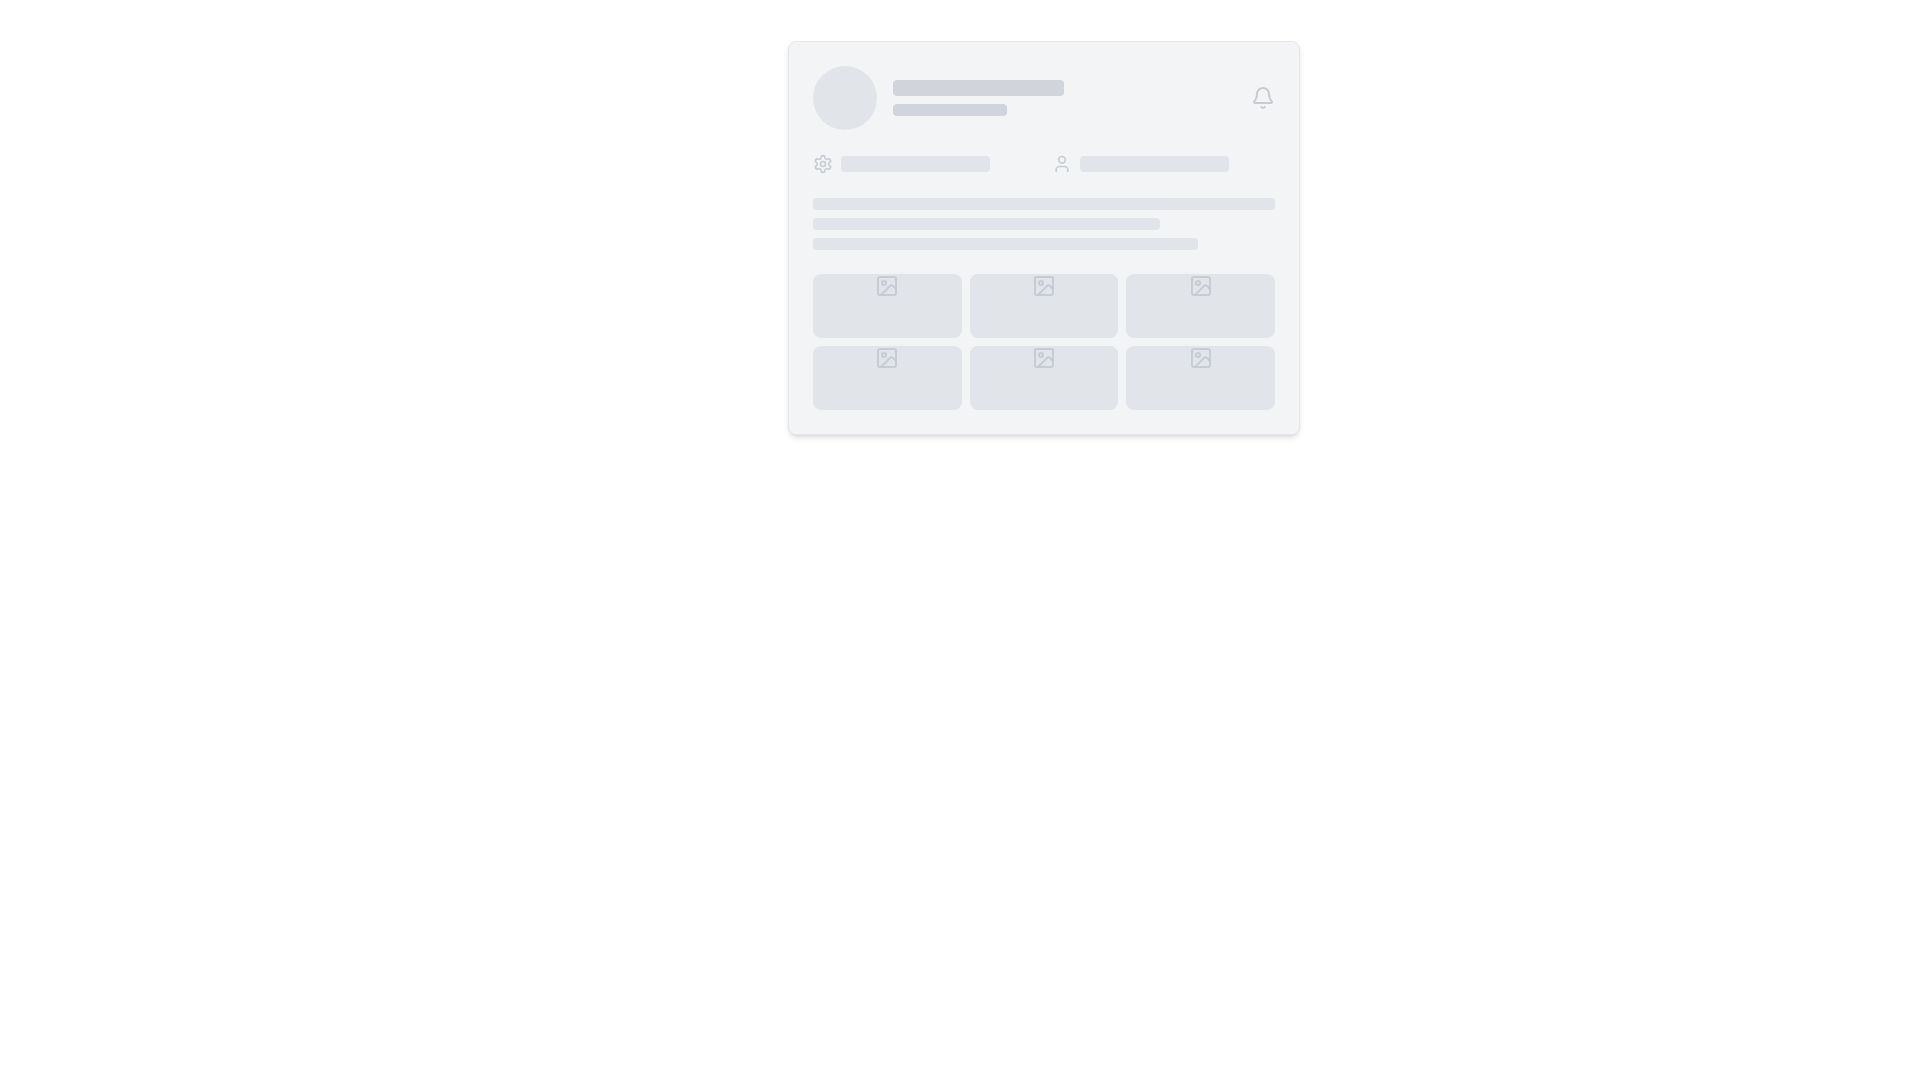 This screenshot has height=1080, width=1920. Describe the element at coordinates (1042, 357) in the screenshot. I see `the SVG Rounded Rectangle located in the fifth column of the second row within the grid structure` at that location.